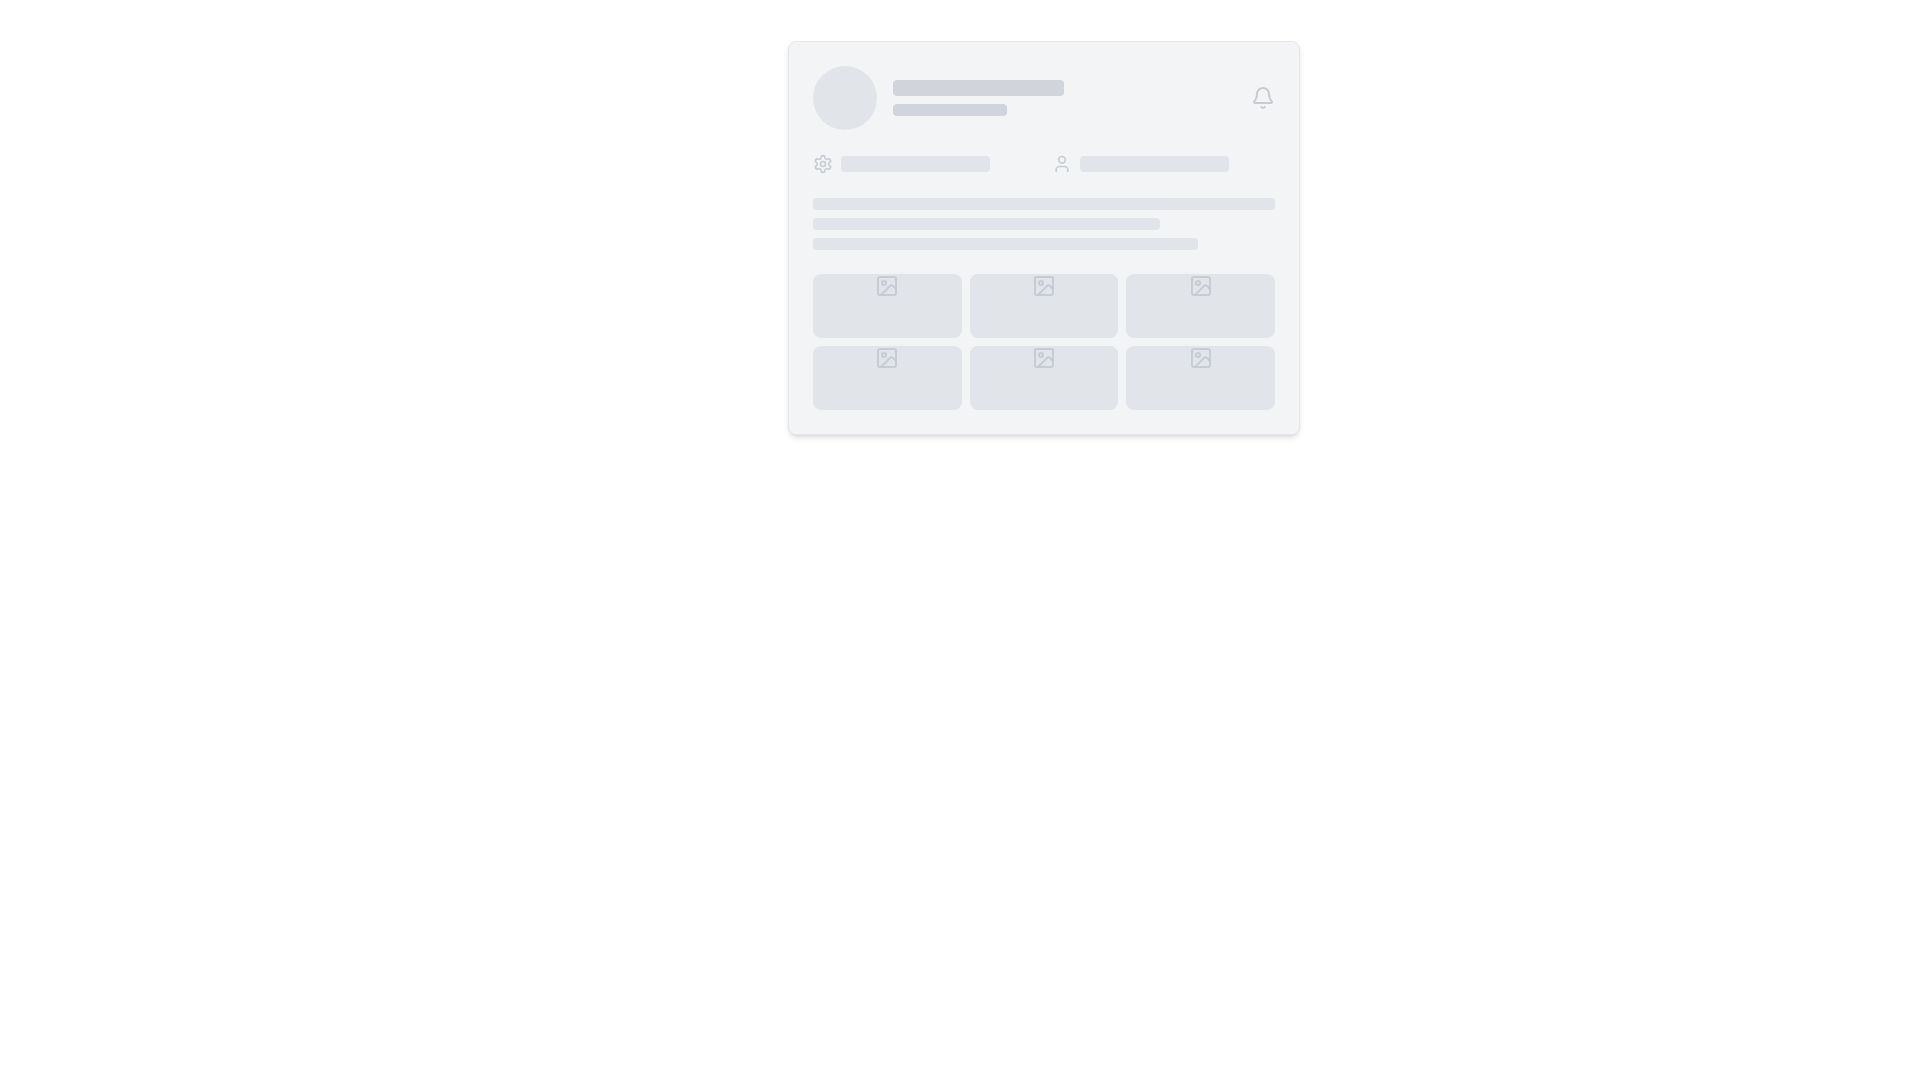 This screenshot has height=1080, width=1920. Describe the element at coordinates (1042, 357) in the screenshot. I see `the SVG Rounded Rectangle located in the fifth column of the second row within the grid structure` at that location.